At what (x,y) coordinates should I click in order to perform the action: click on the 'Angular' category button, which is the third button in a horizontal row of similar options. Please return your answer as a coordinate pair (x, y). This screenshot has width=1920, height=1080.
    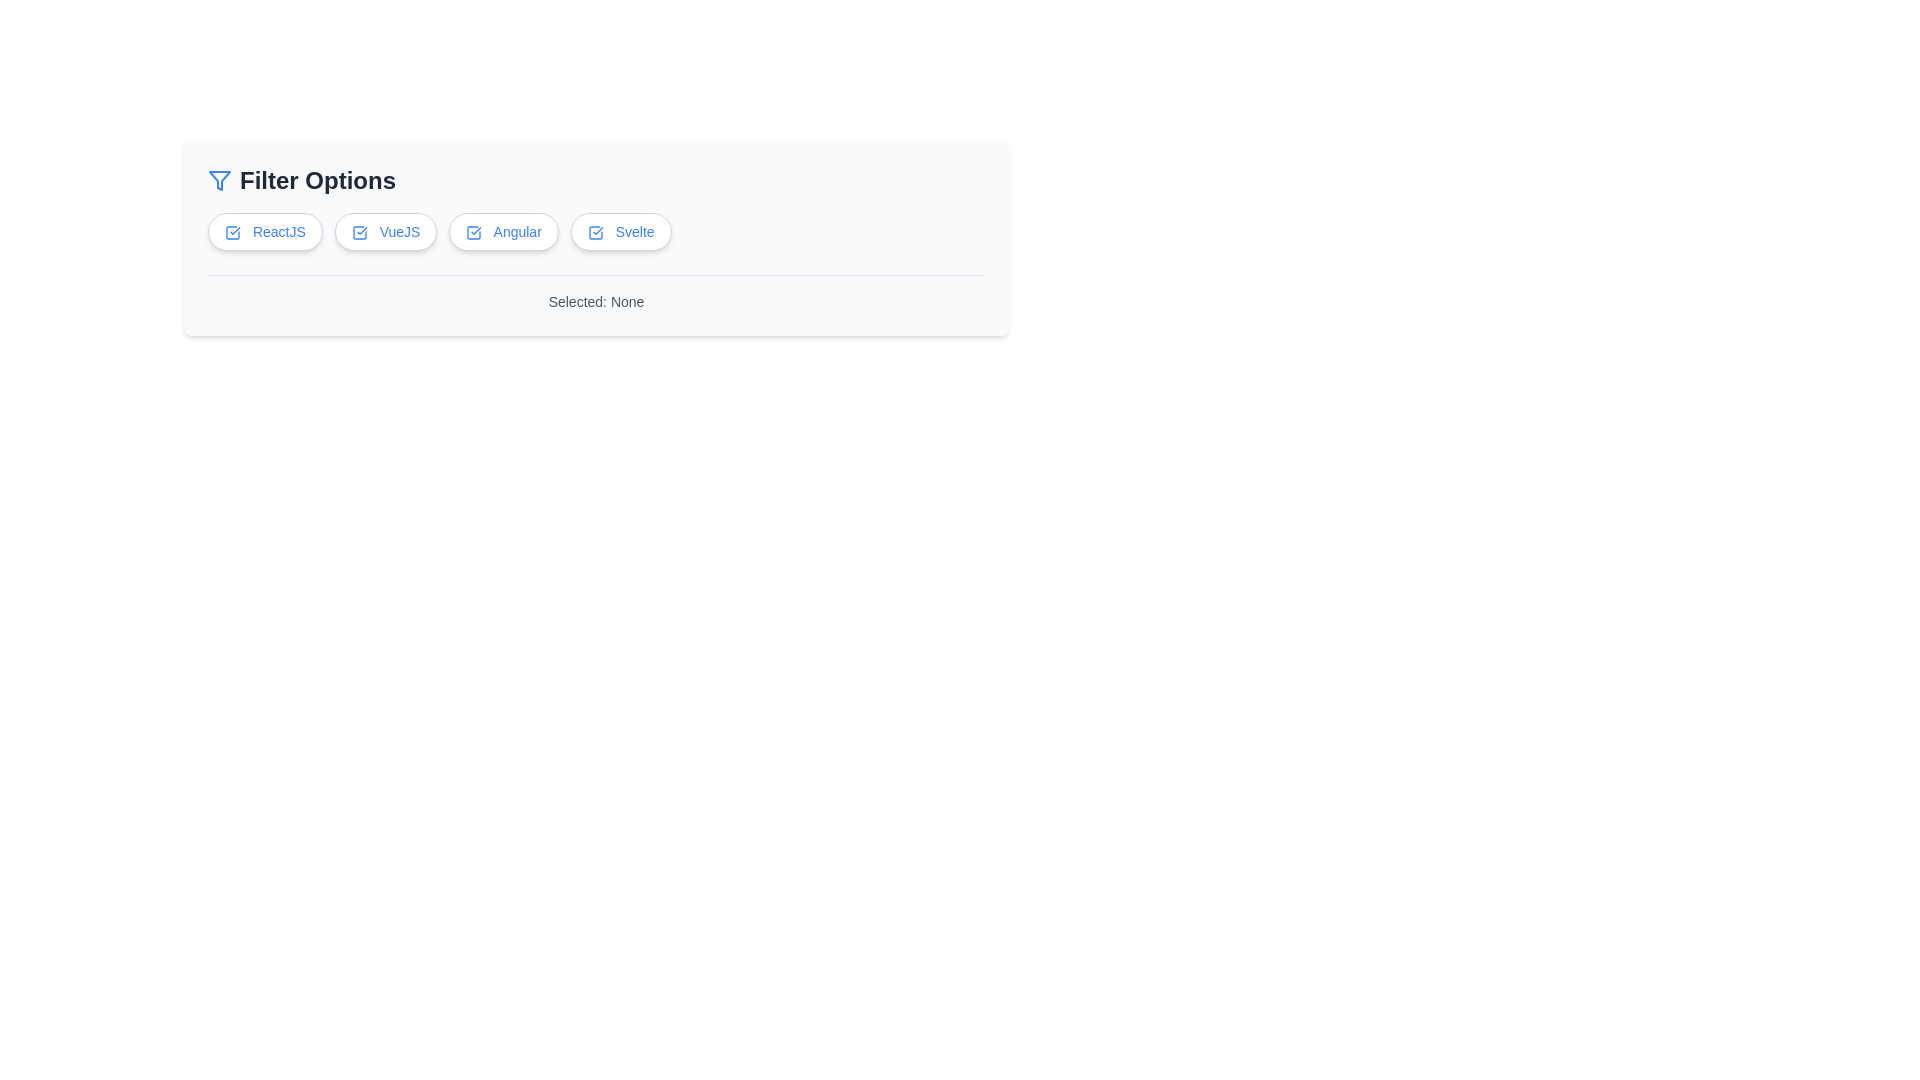
    Looking at the image, I should click on (504, 230).